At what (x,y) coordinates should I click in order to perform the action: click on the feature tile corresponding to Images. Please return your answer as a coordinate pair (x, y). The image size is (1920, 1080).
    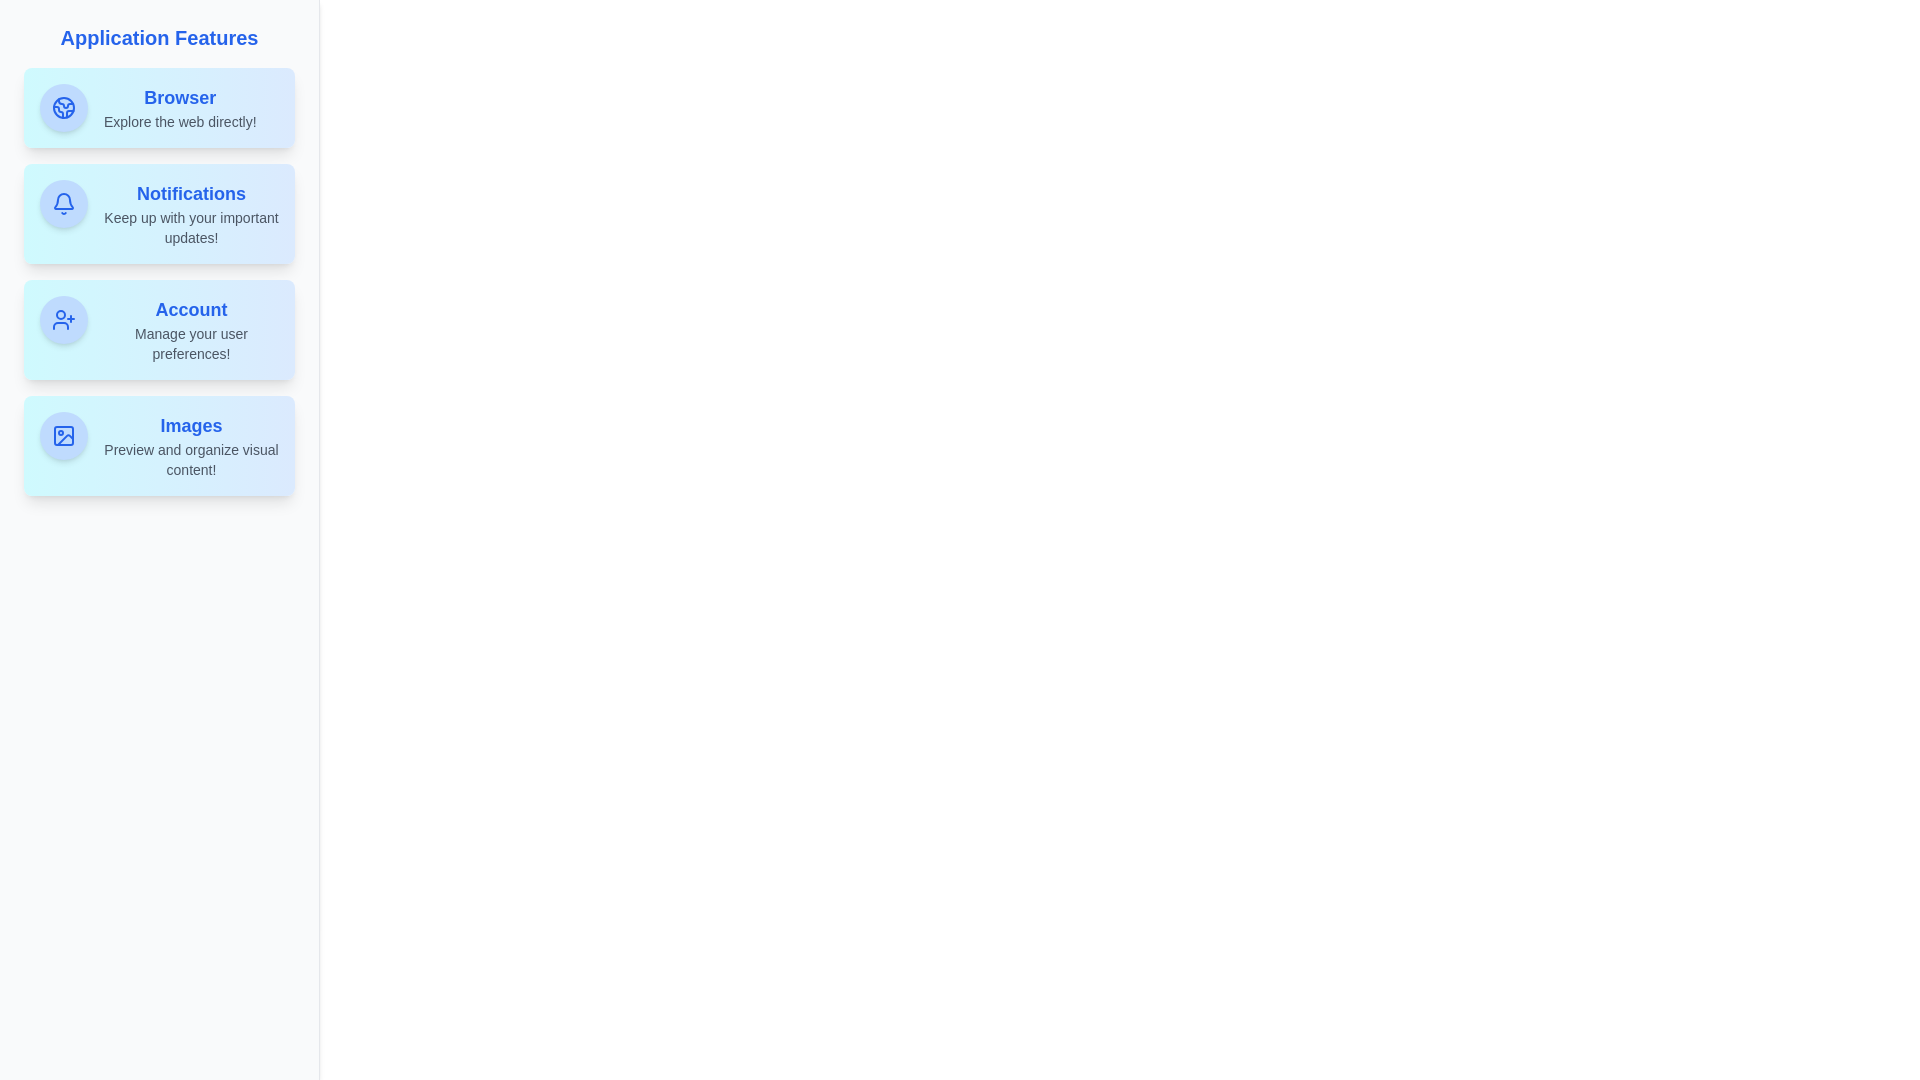
    Looking at the image, I should click on (158, 445).